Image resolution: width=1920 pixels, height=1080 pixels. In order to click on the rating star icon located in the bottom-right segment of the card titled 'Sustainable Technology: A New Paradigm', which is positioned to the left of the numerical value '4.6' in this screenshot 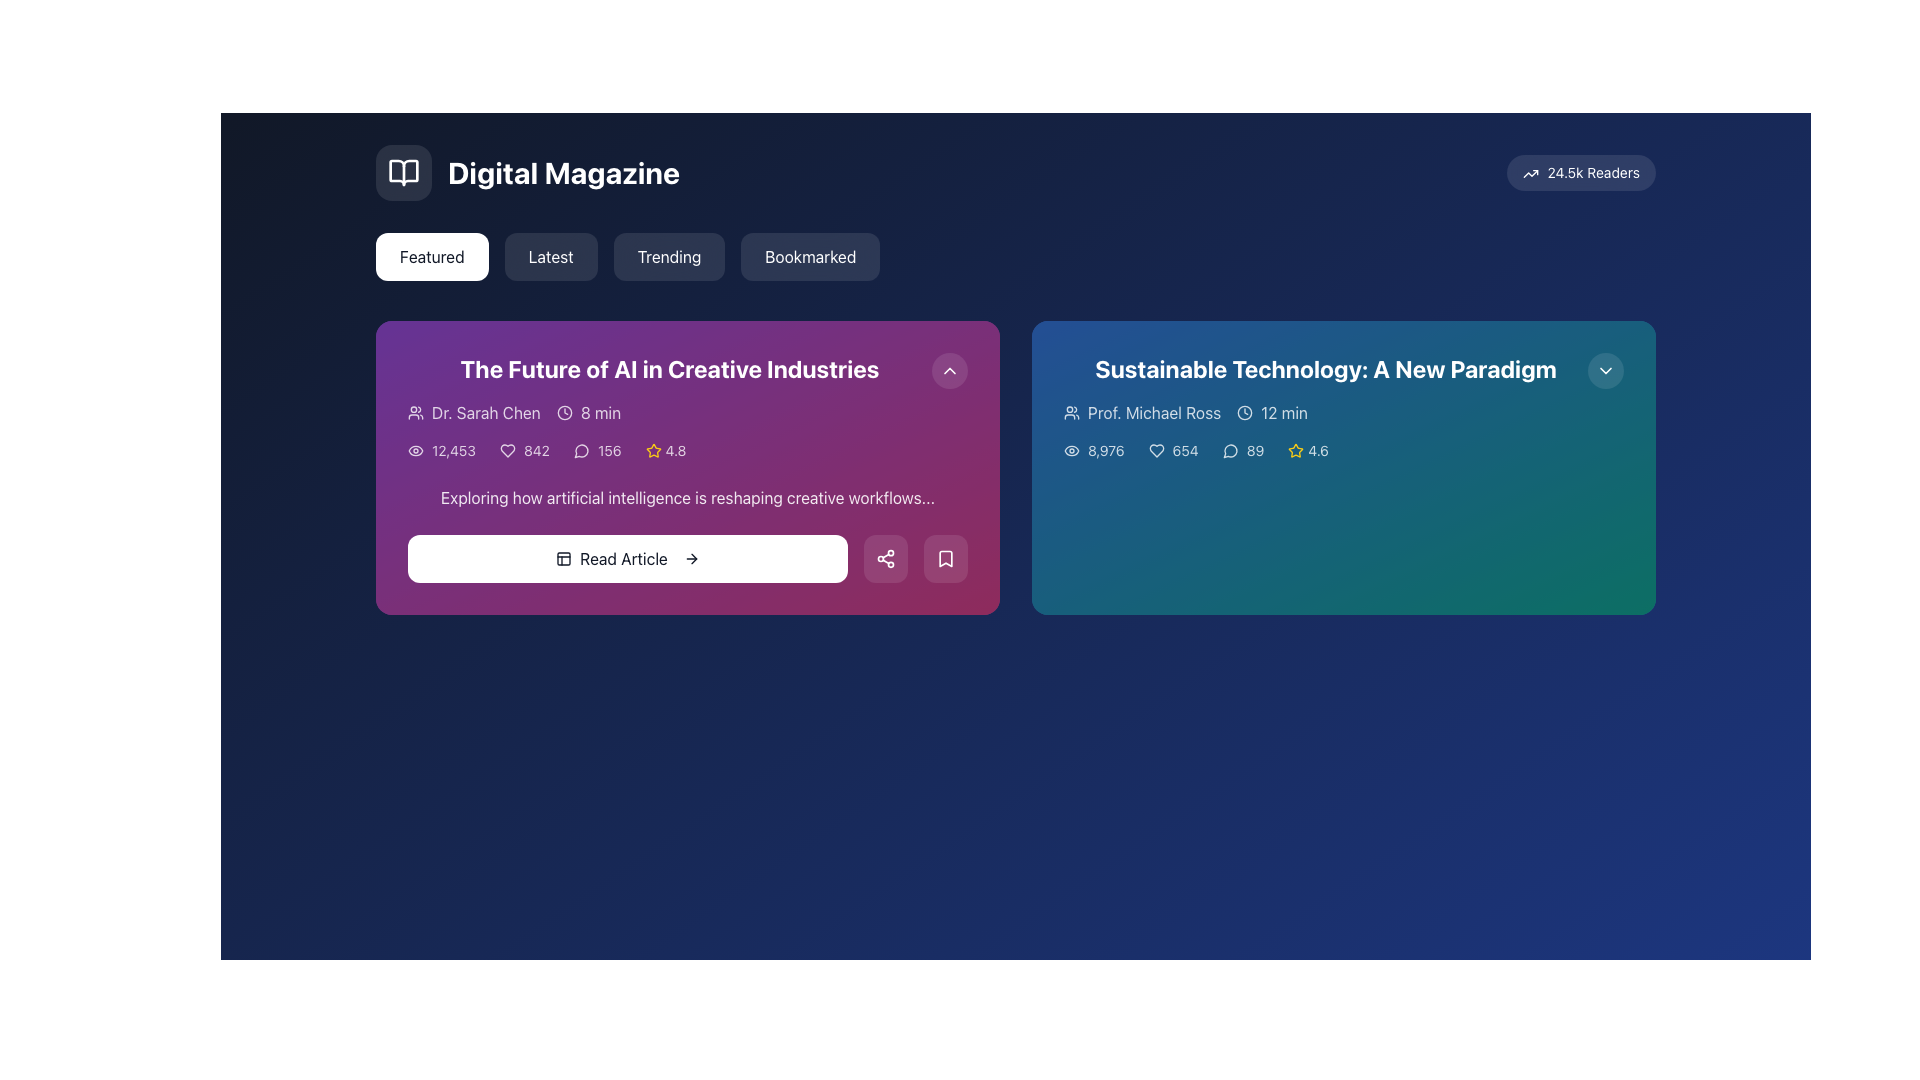, I will do `click(1296, 450)`.